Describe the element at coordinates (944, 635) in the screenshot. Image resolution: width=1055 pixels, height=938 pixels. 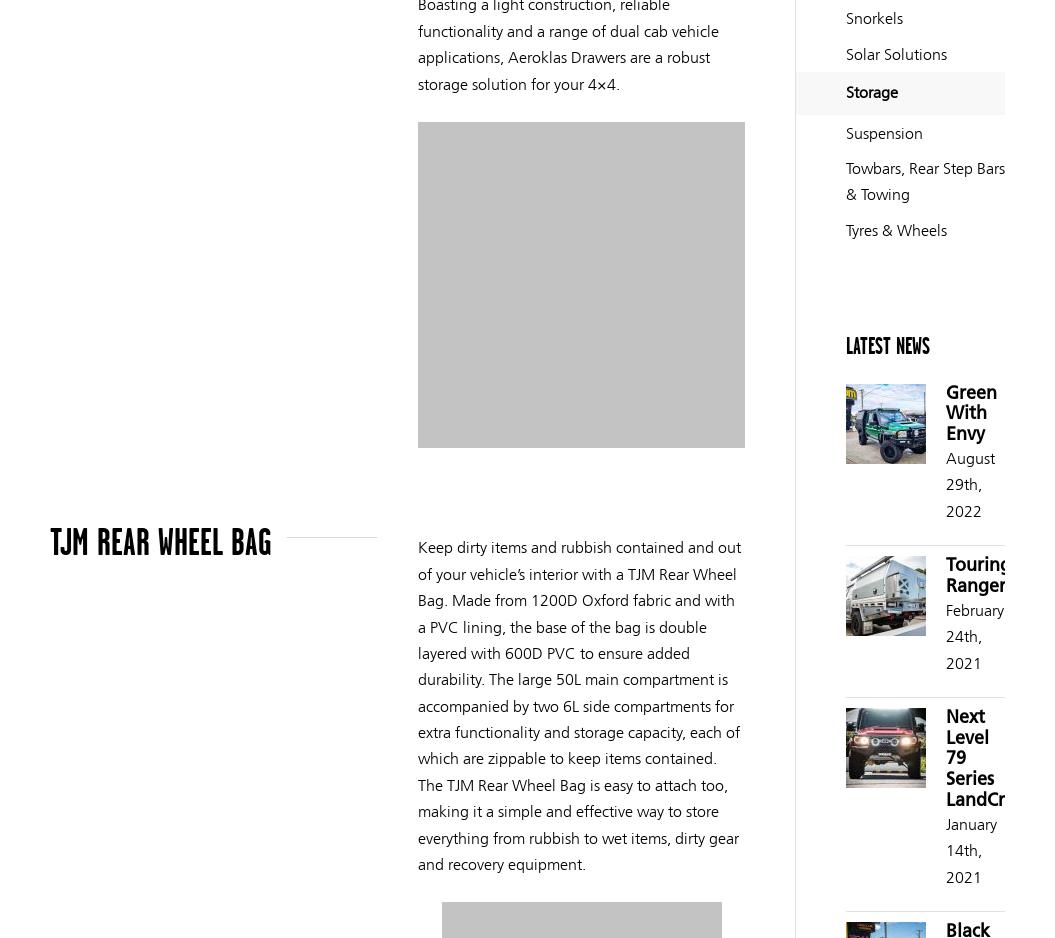
I see `'February 24th, 2021'` at that location.